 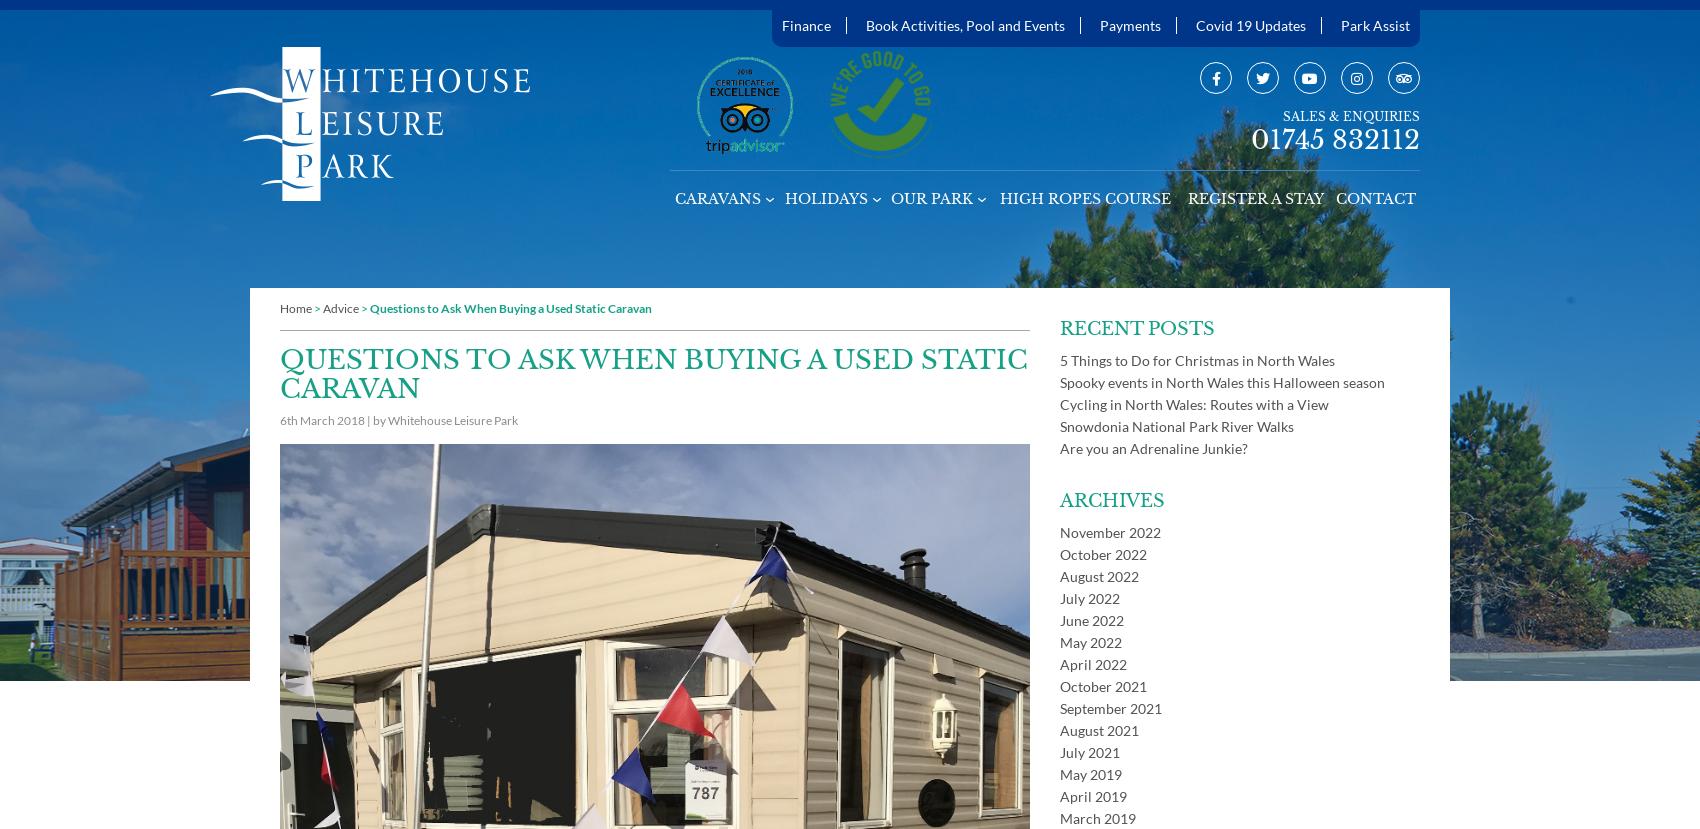 I want to click on 'Recent Posts', so click(x=1137, y=329).